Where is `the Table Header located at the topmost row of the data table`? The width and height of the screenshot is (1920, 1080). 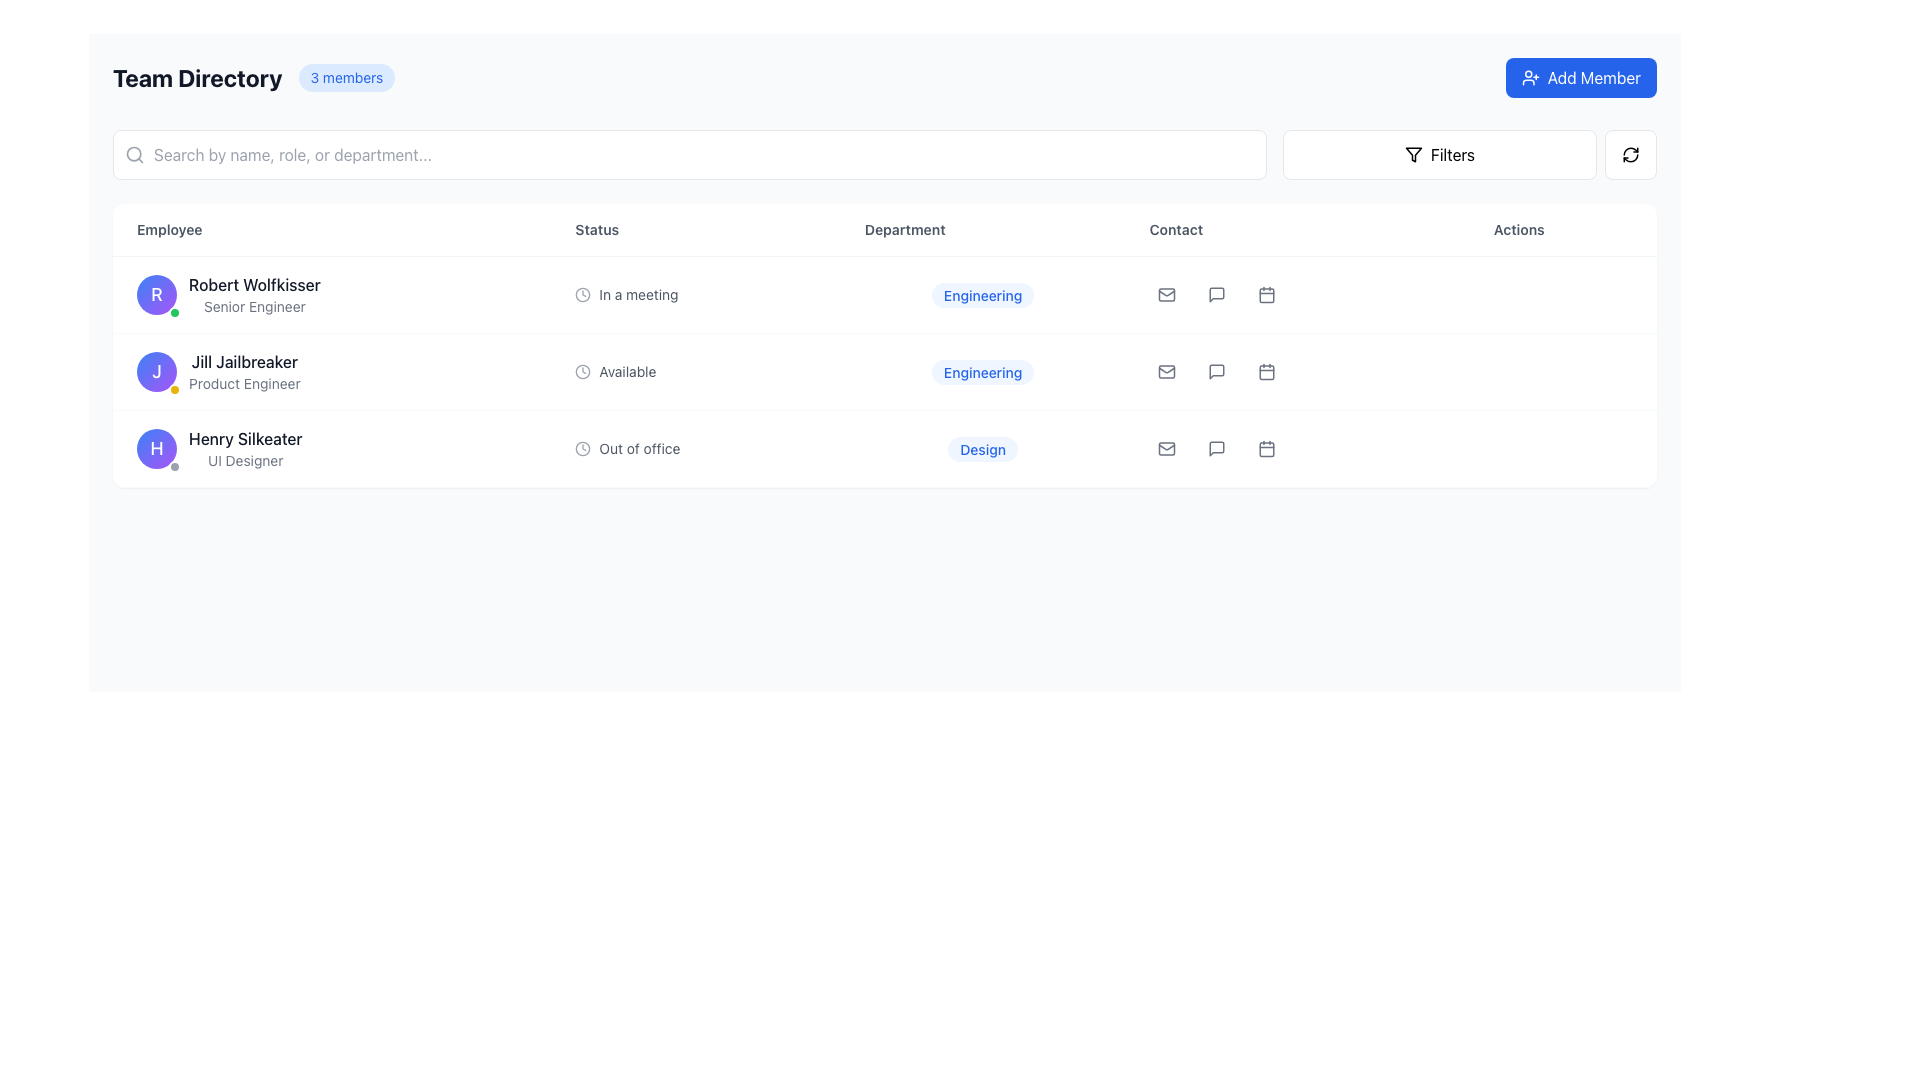
the Table Header located at the topmost row of the data table is located at coordinates (883, 229).